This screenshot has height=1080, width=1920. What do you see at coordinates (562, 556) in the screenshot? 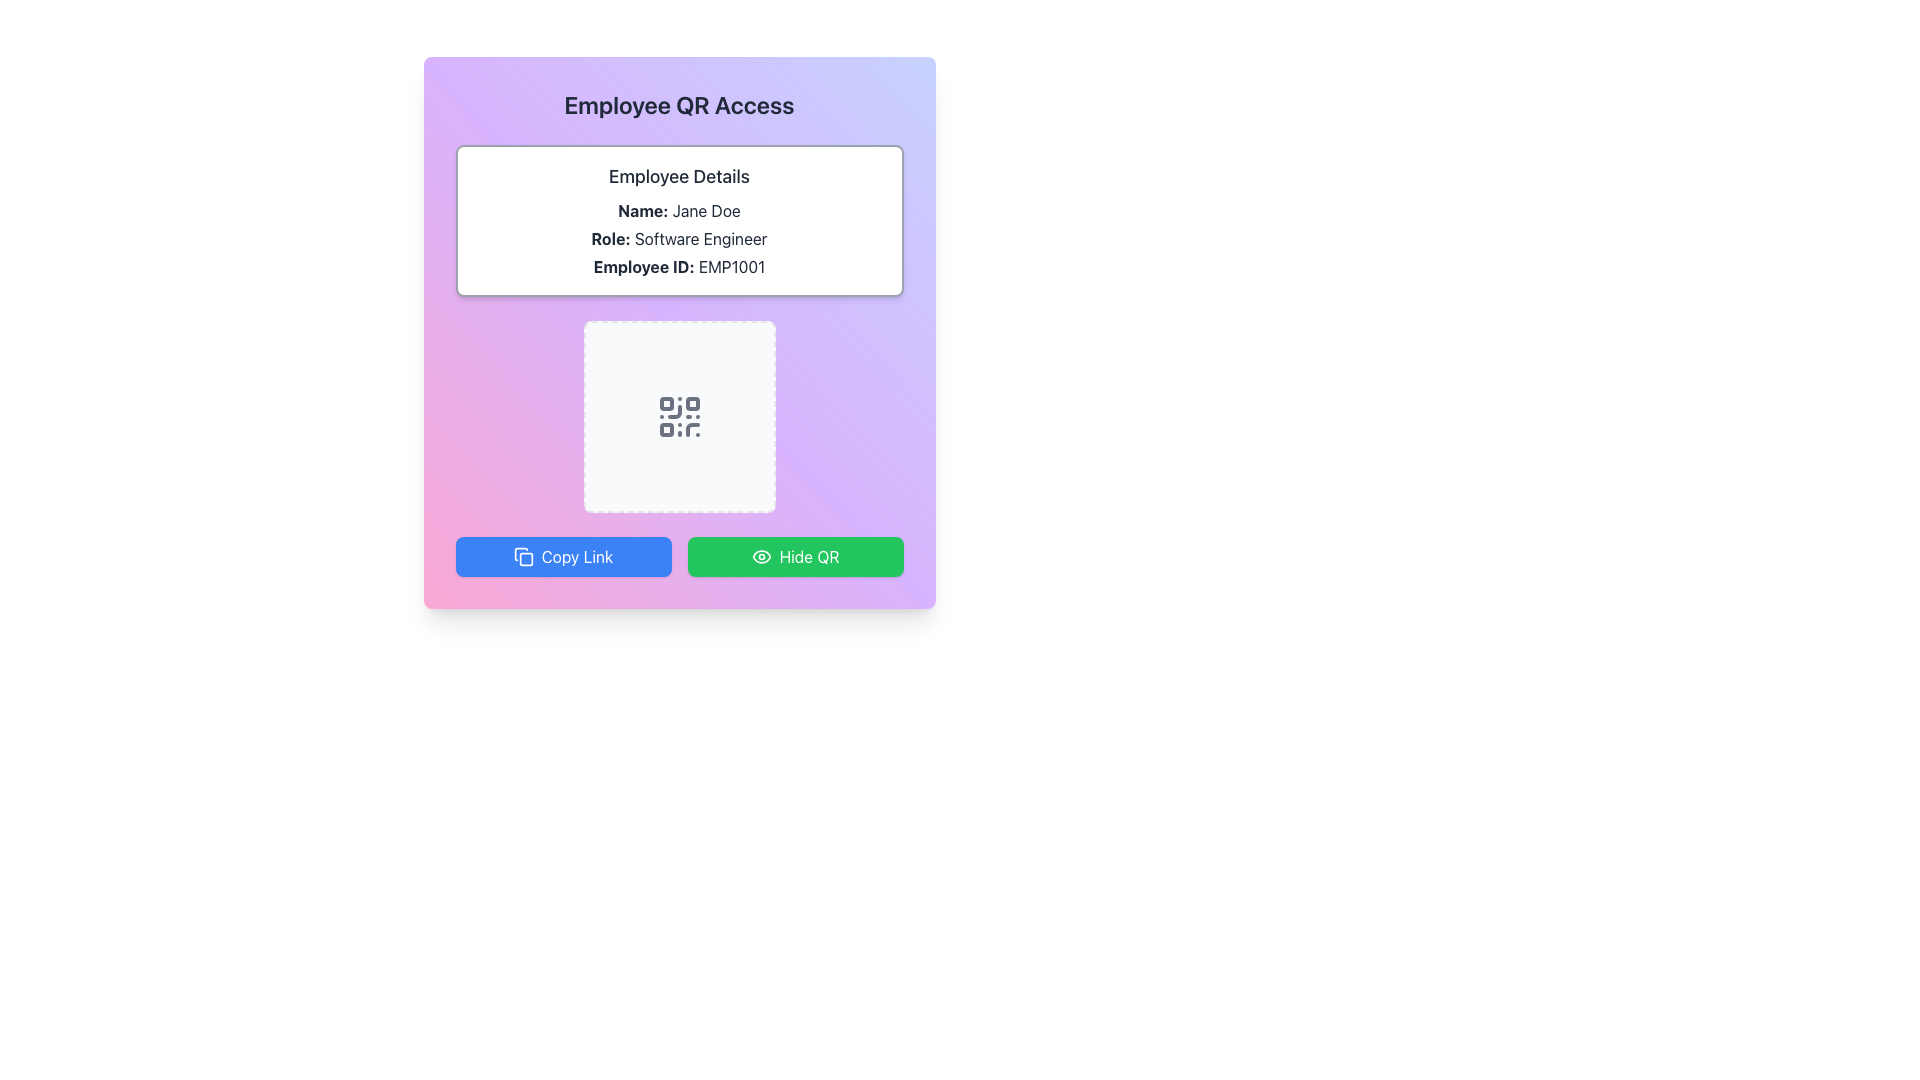
I see `the 'Copy Link' button located at the bottom-left of the two-button layout to copy a hyperlink to the clipboard` at bounding box center [562, 556].